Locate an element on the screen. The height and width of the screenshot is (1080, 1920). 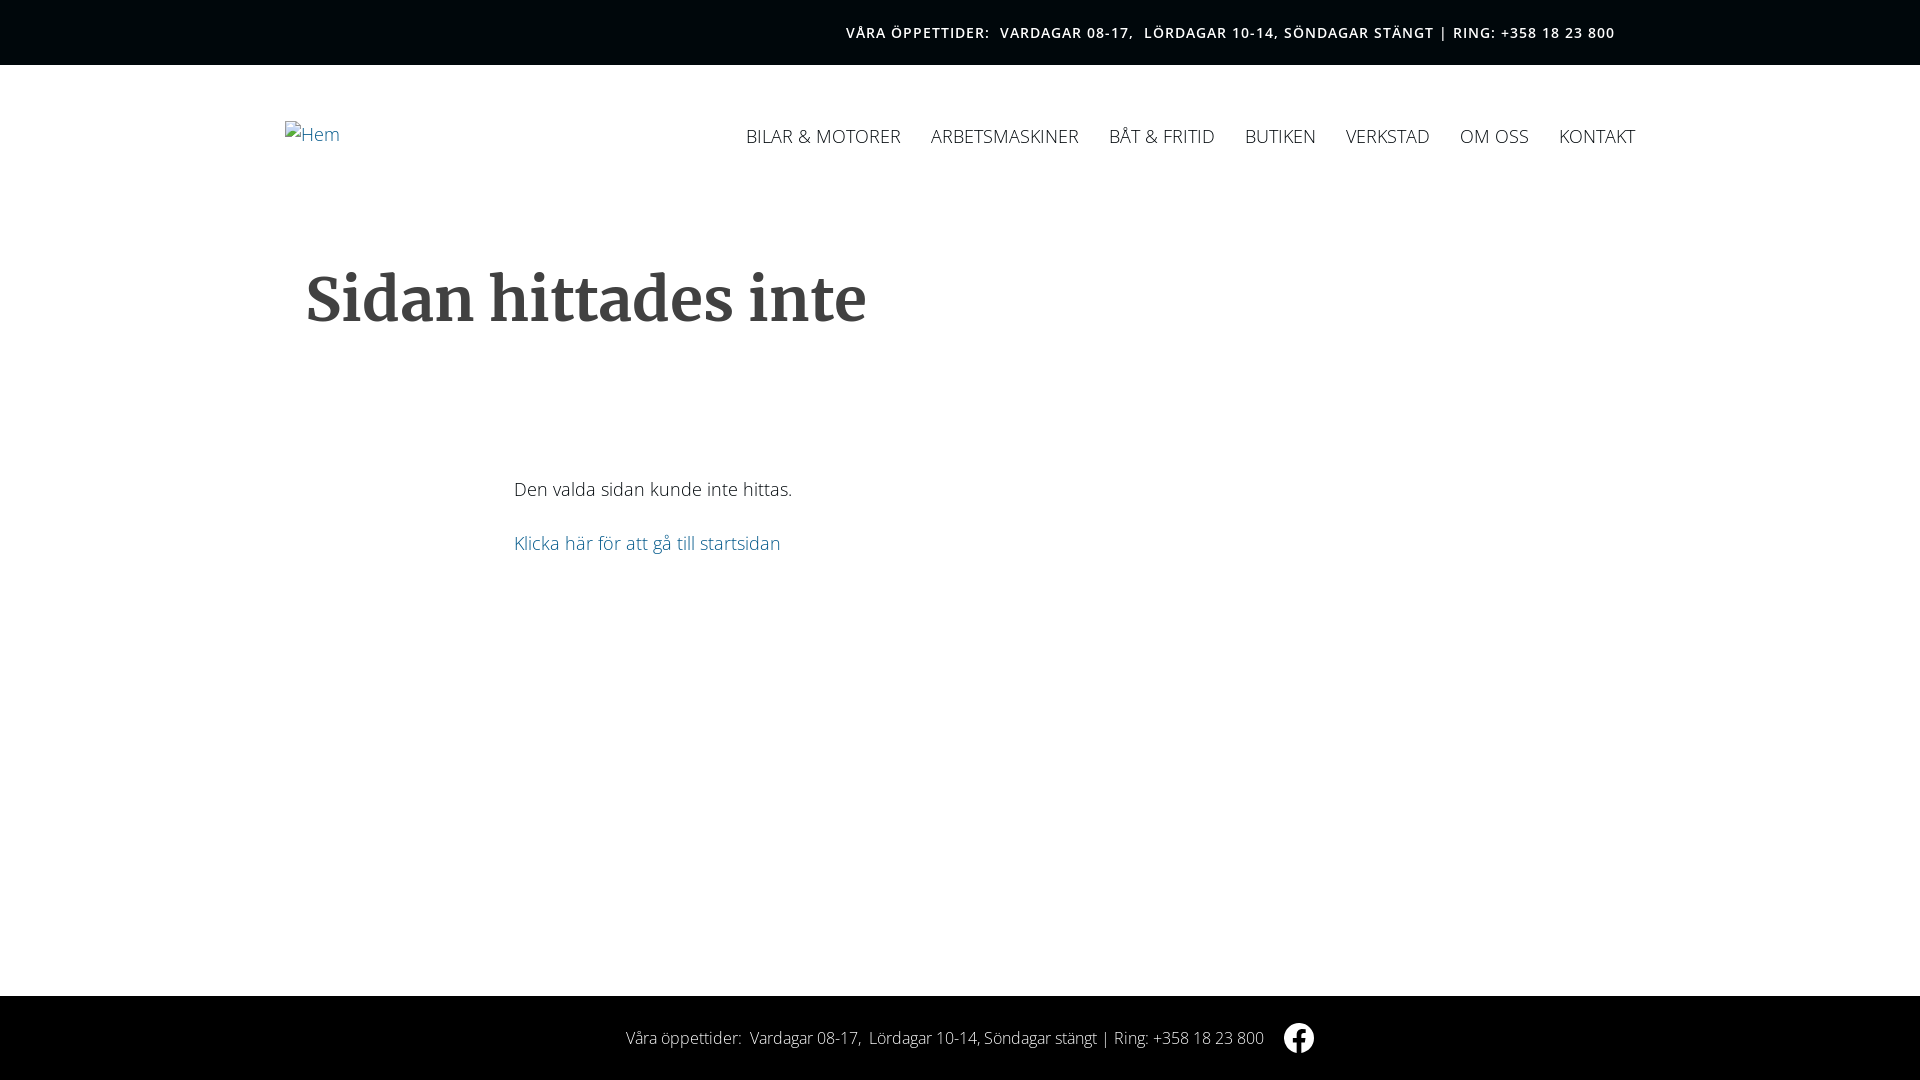
'KONTAKT' is located at coordinates (1596, 135).